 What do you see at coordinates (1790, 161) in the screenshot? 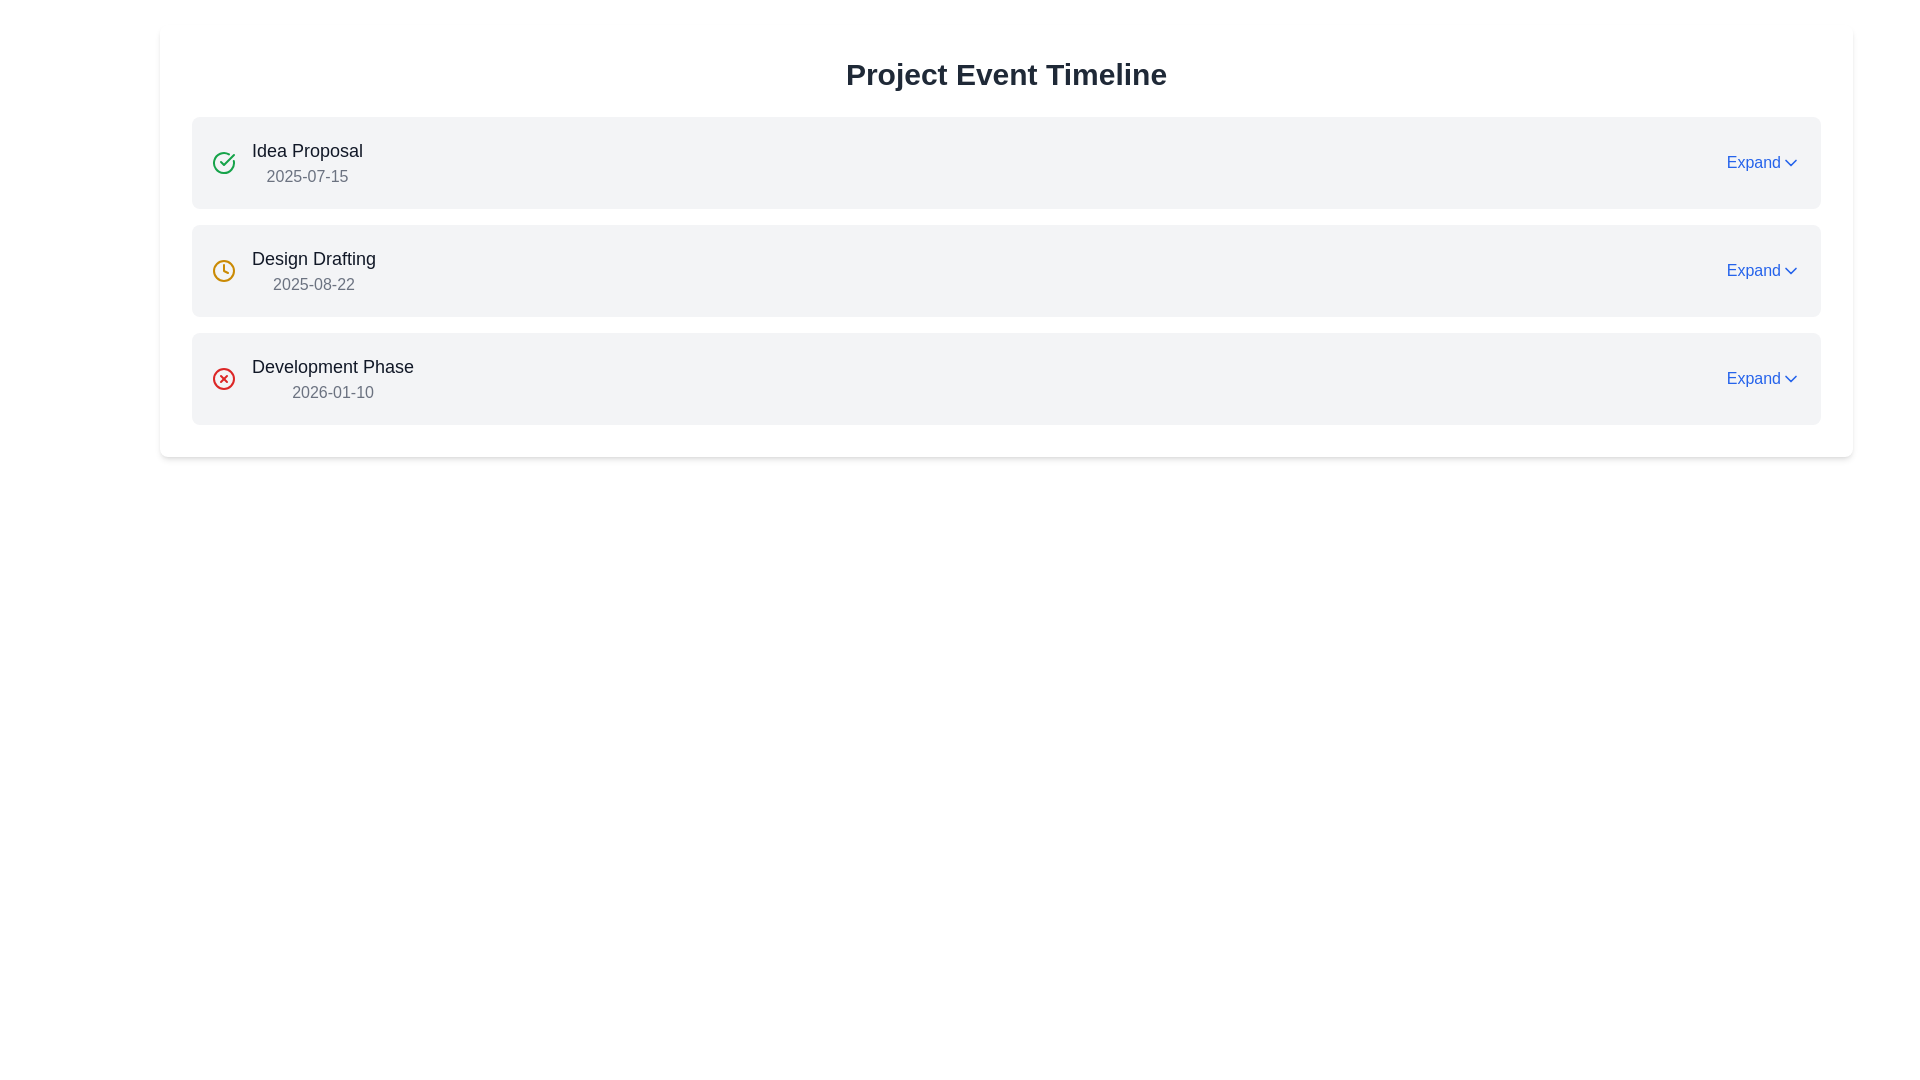
I see `the downward-pointing chevron icon located to the right of the 'Expand' label` at bounding box center [1790, 161].